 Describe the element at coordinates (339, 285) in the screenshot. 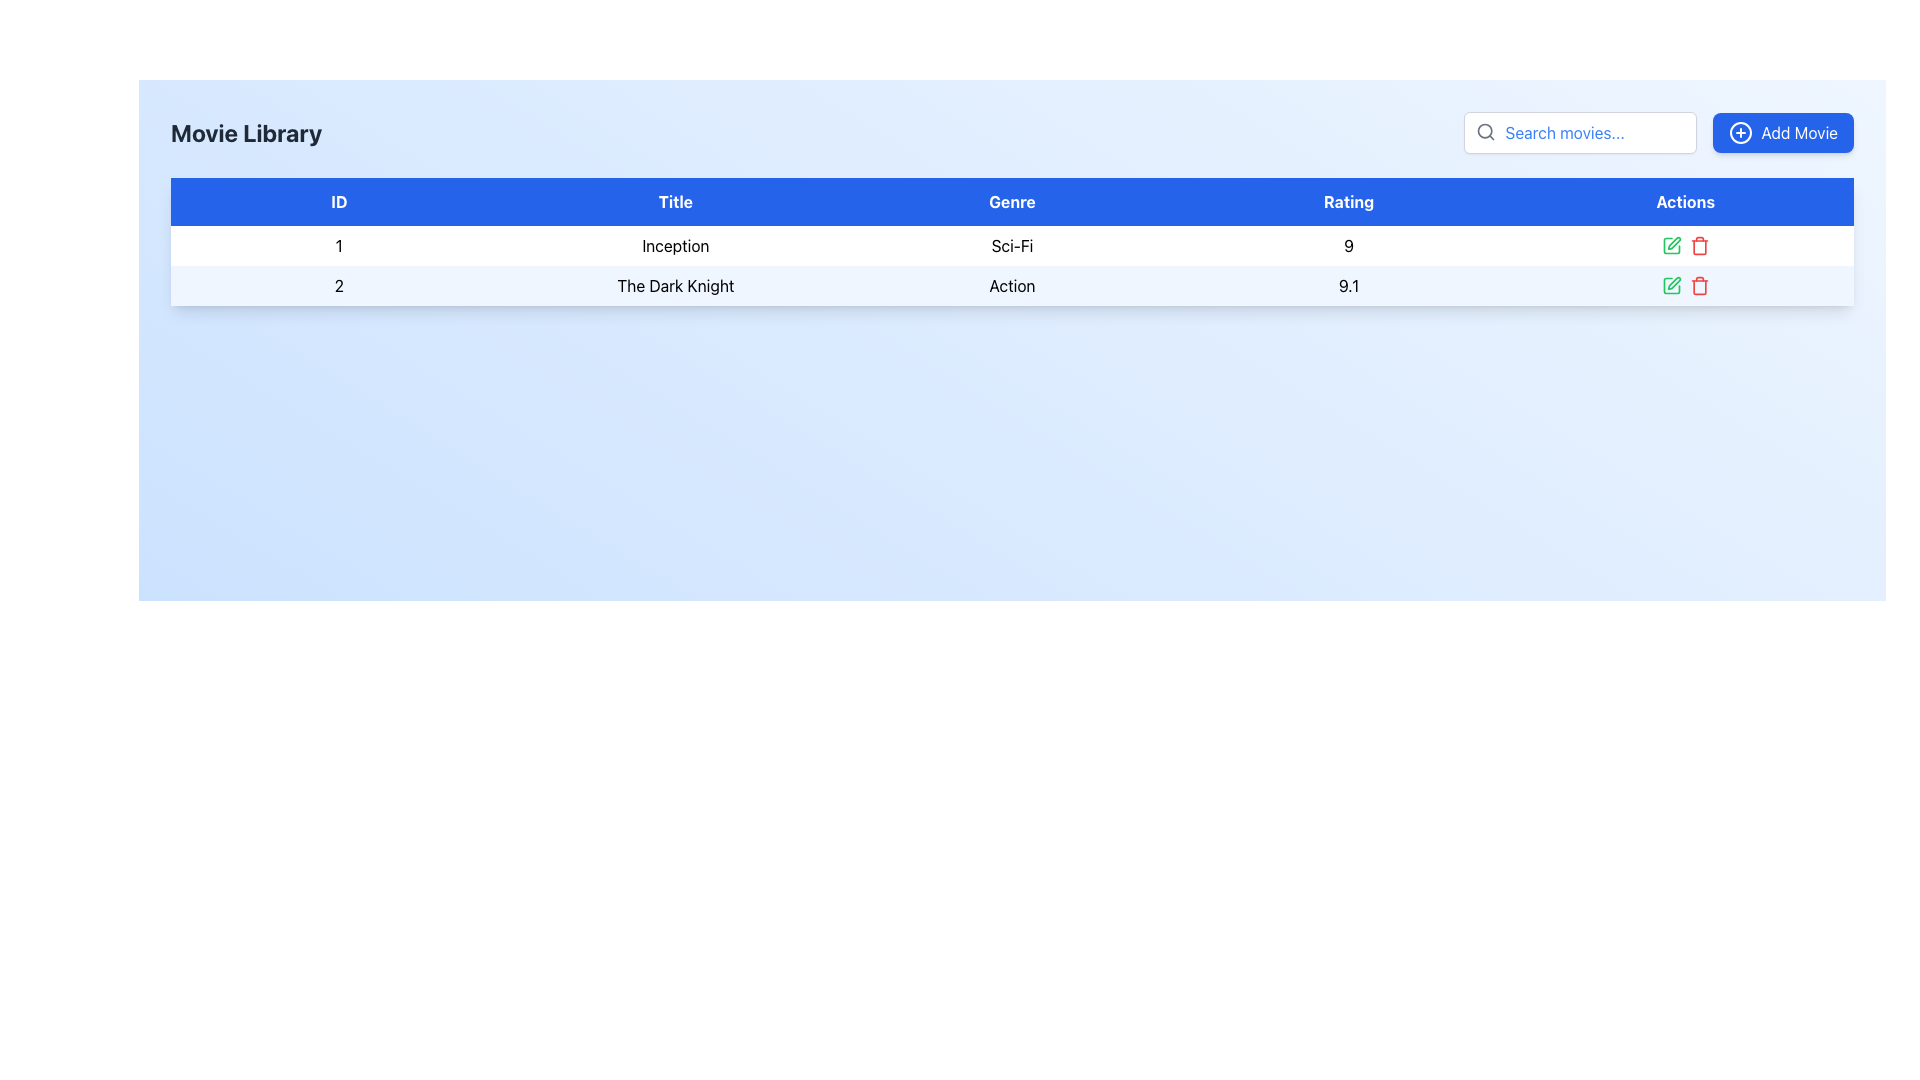

I see `the bold numeral '2' in the first cell of the second row under the ID column, which is visually distinct and associated with 'The Dark Knight'` at that location.